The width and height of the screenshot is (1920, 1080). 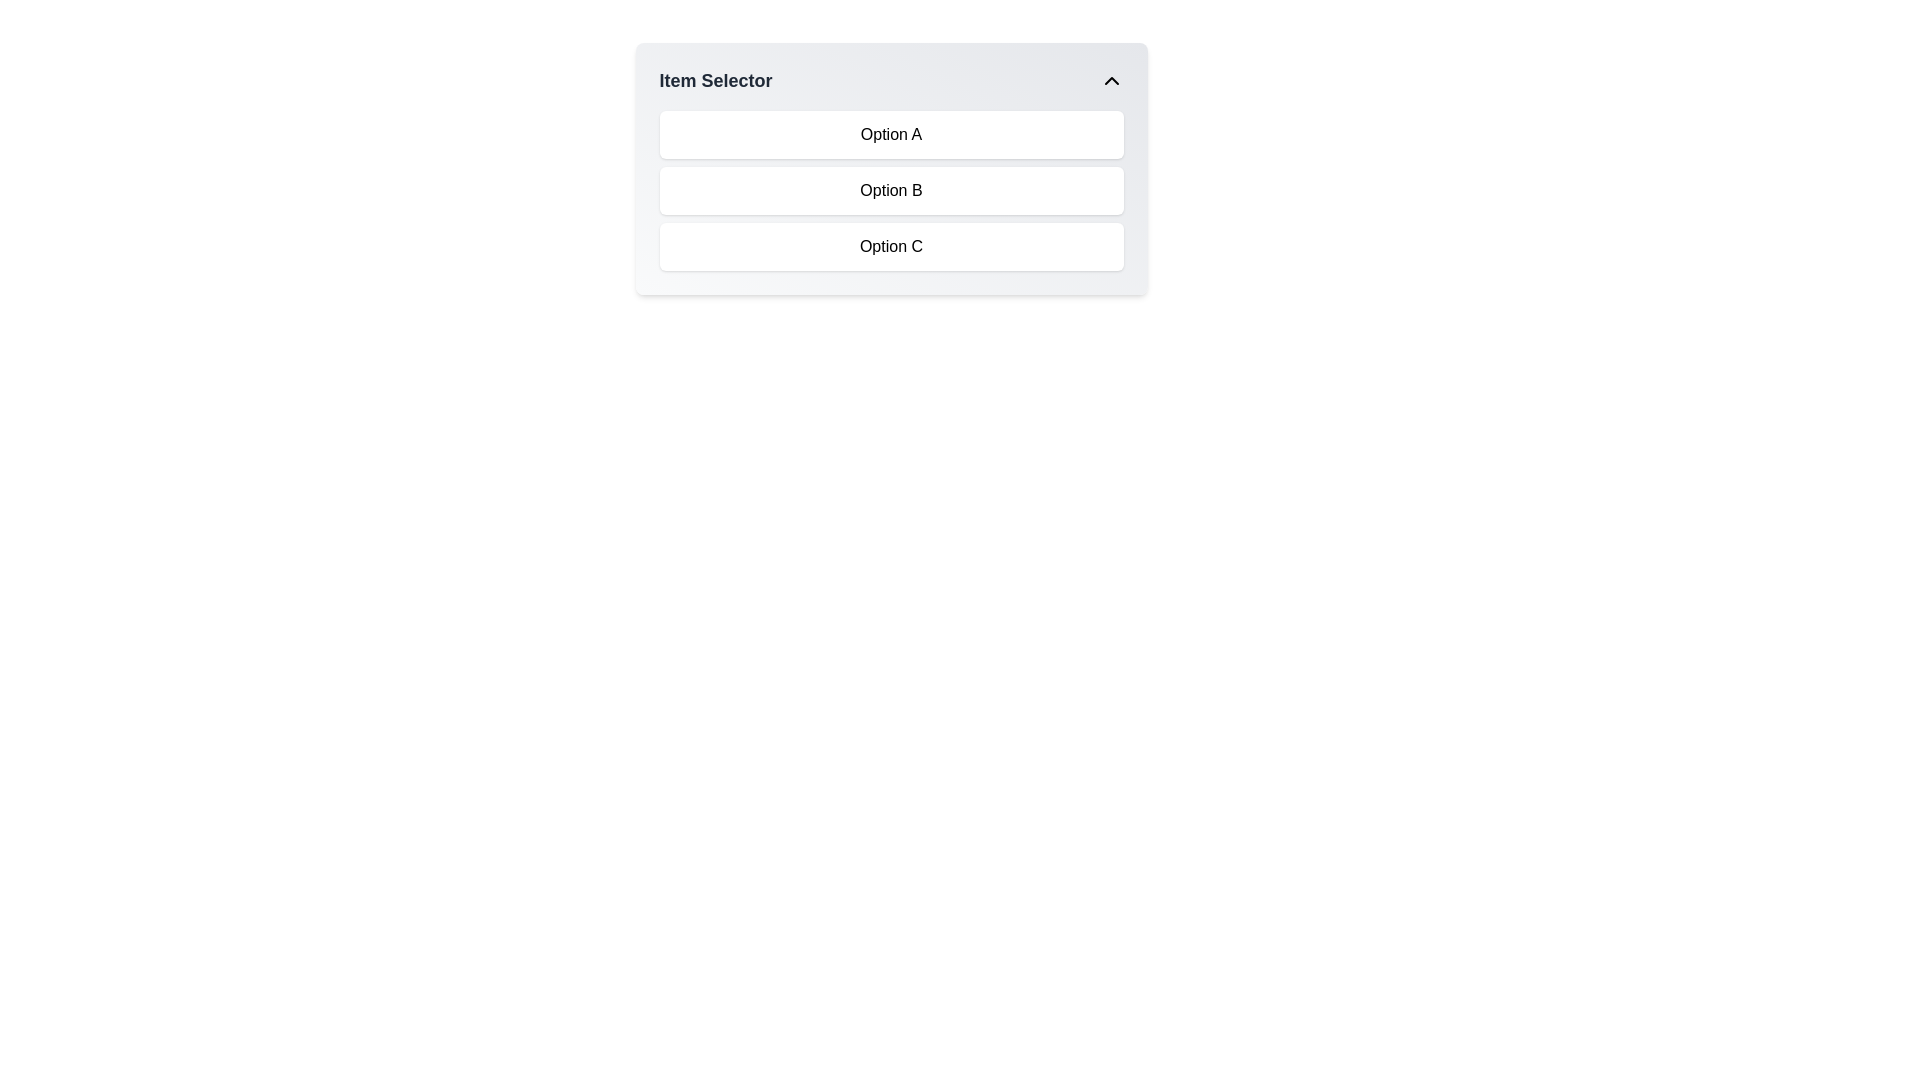 I want to click on the small black upward-pointing chevron icon button located in the upper right corner of the 'Item Selector' component, so click(x=1110, y=80).